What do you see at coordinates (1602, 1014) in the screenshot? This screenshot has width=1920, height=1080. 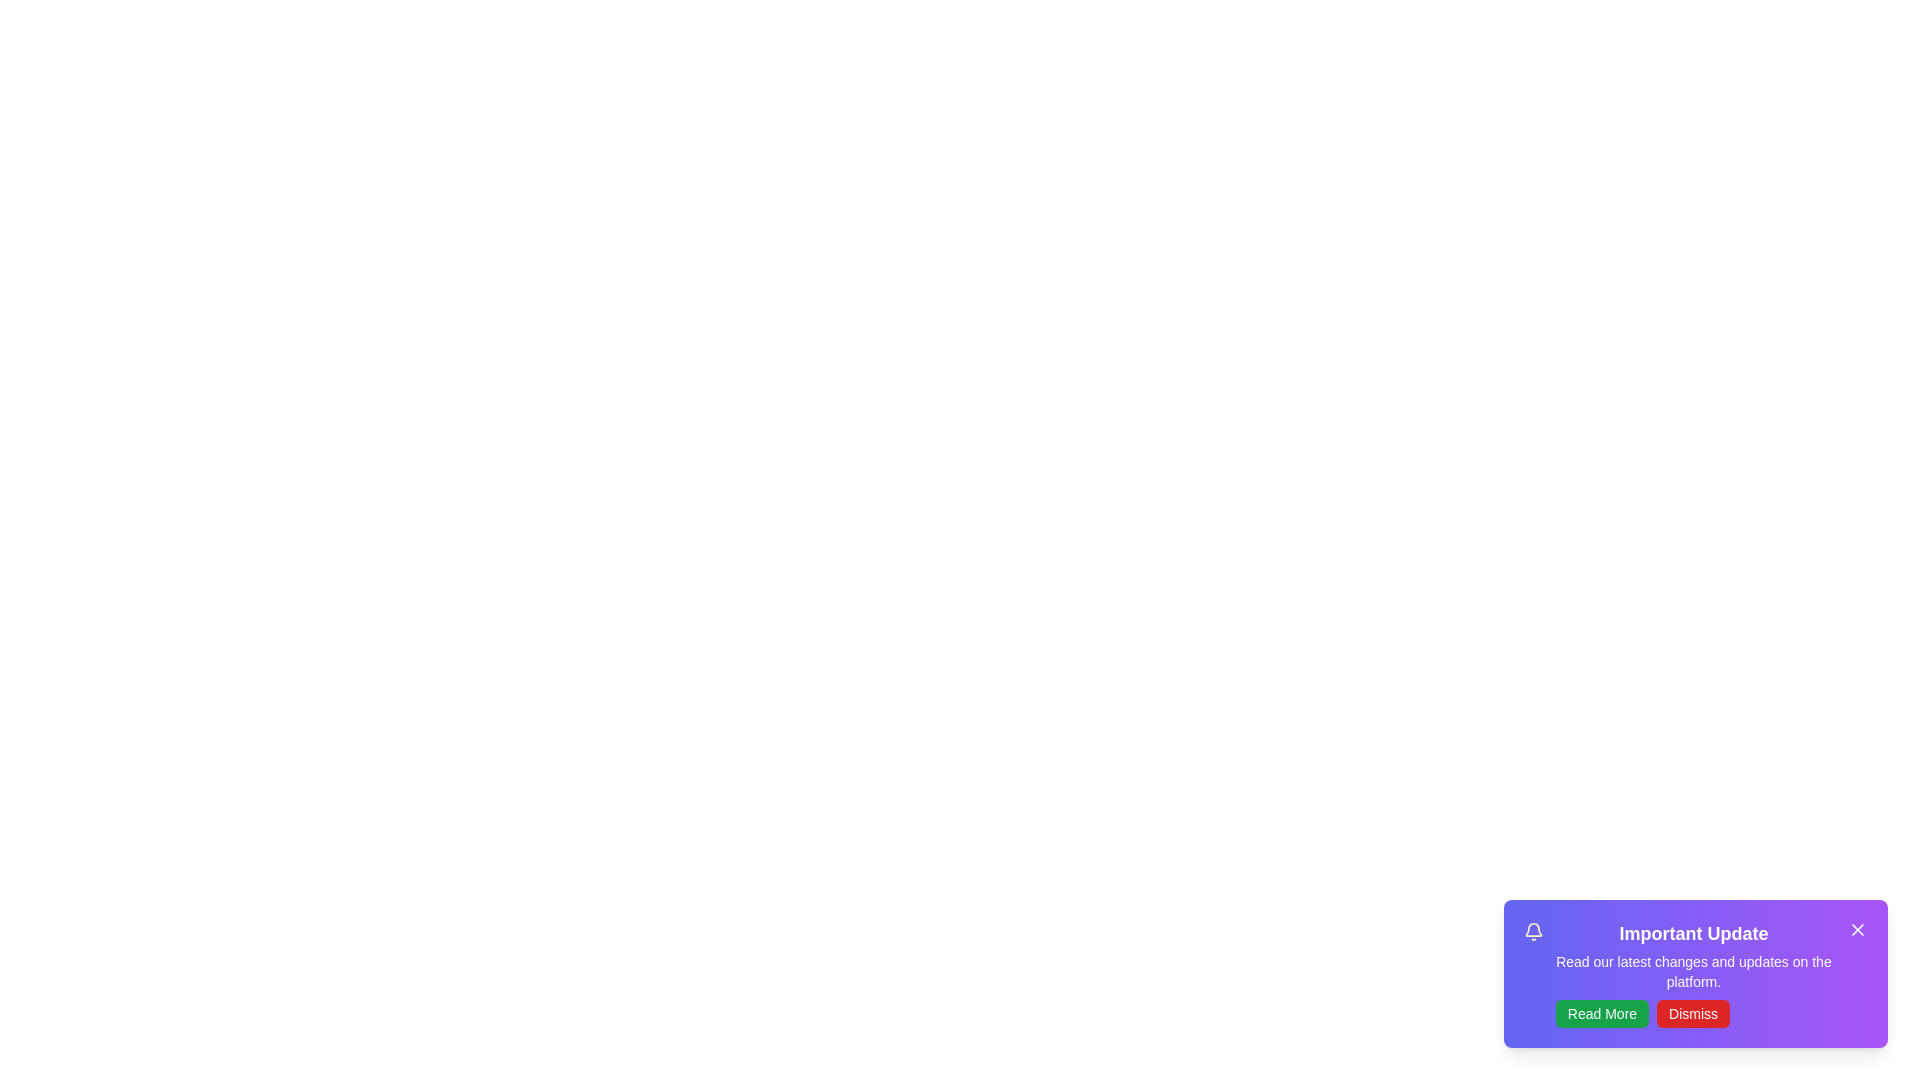 I see `the 'Read More' button to navigate to updates` at bounding box center [1602, 1014].